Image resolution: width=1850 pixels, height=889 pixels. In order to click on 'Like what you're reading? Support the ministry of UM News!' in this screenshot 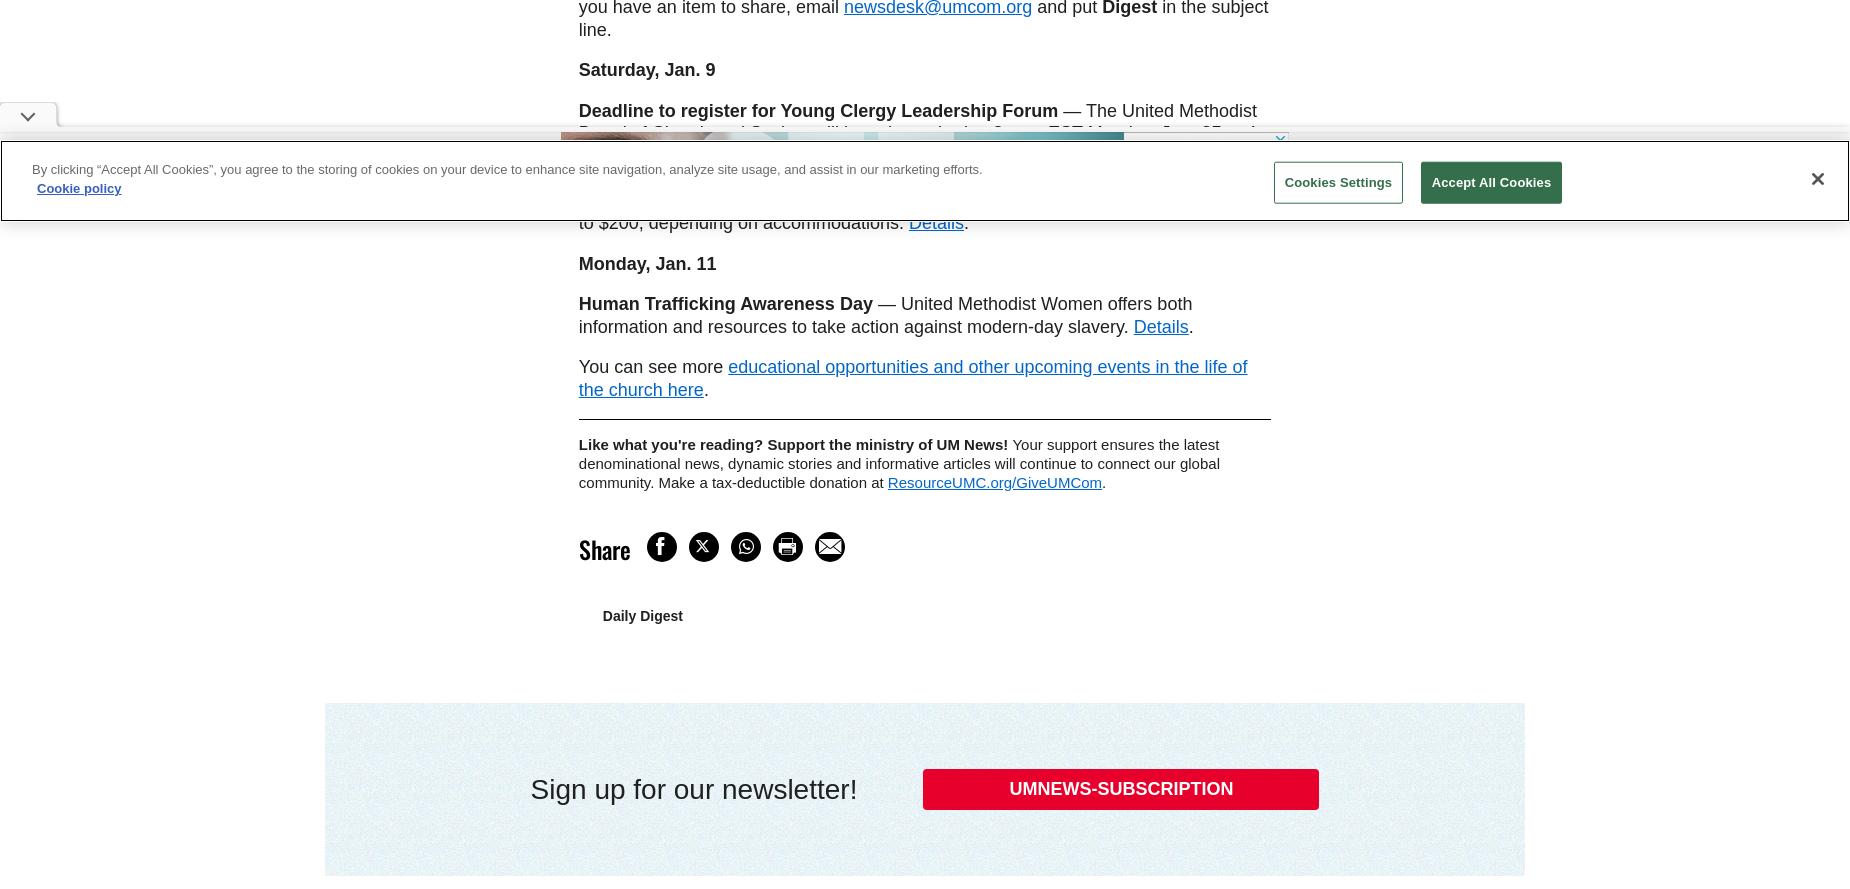, I will do `click(577, 444)`.